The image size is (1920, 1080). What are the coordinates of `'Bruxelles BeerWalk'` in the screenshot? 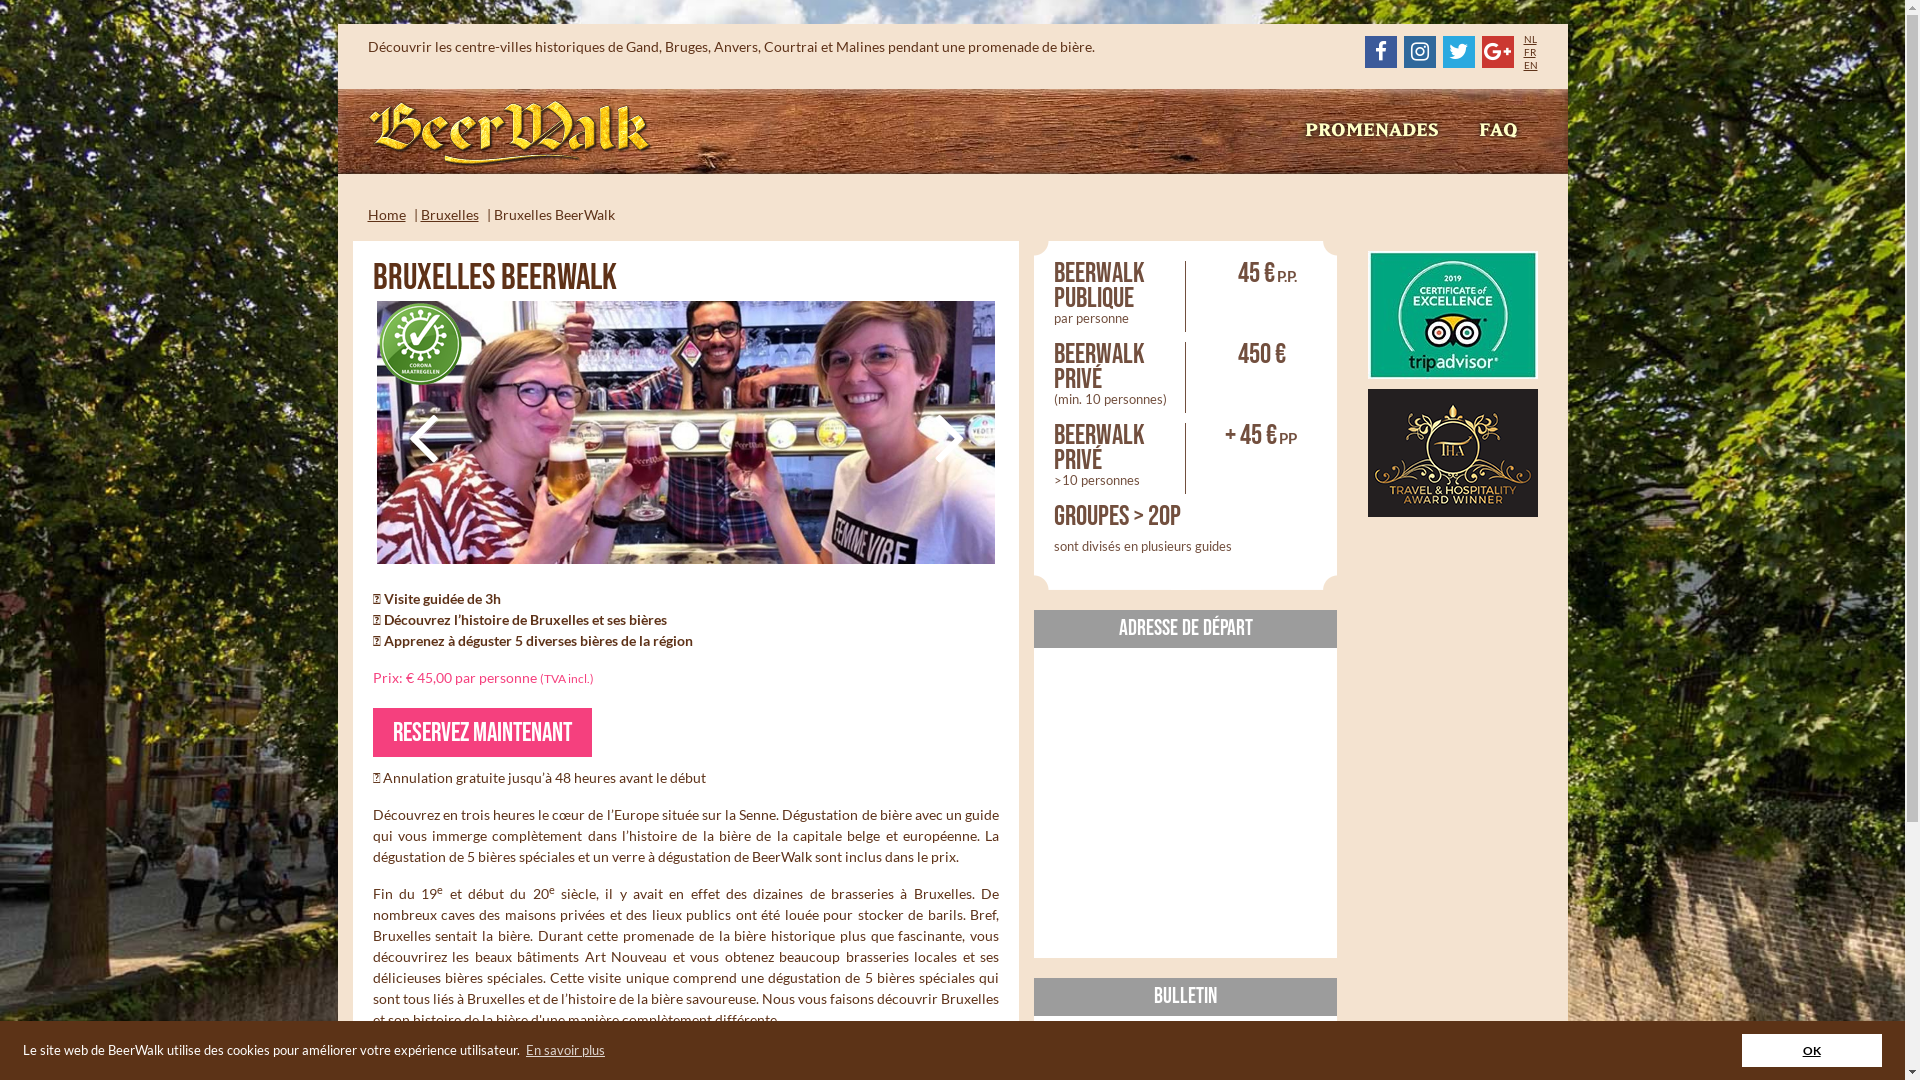 It's located at (685, 431).